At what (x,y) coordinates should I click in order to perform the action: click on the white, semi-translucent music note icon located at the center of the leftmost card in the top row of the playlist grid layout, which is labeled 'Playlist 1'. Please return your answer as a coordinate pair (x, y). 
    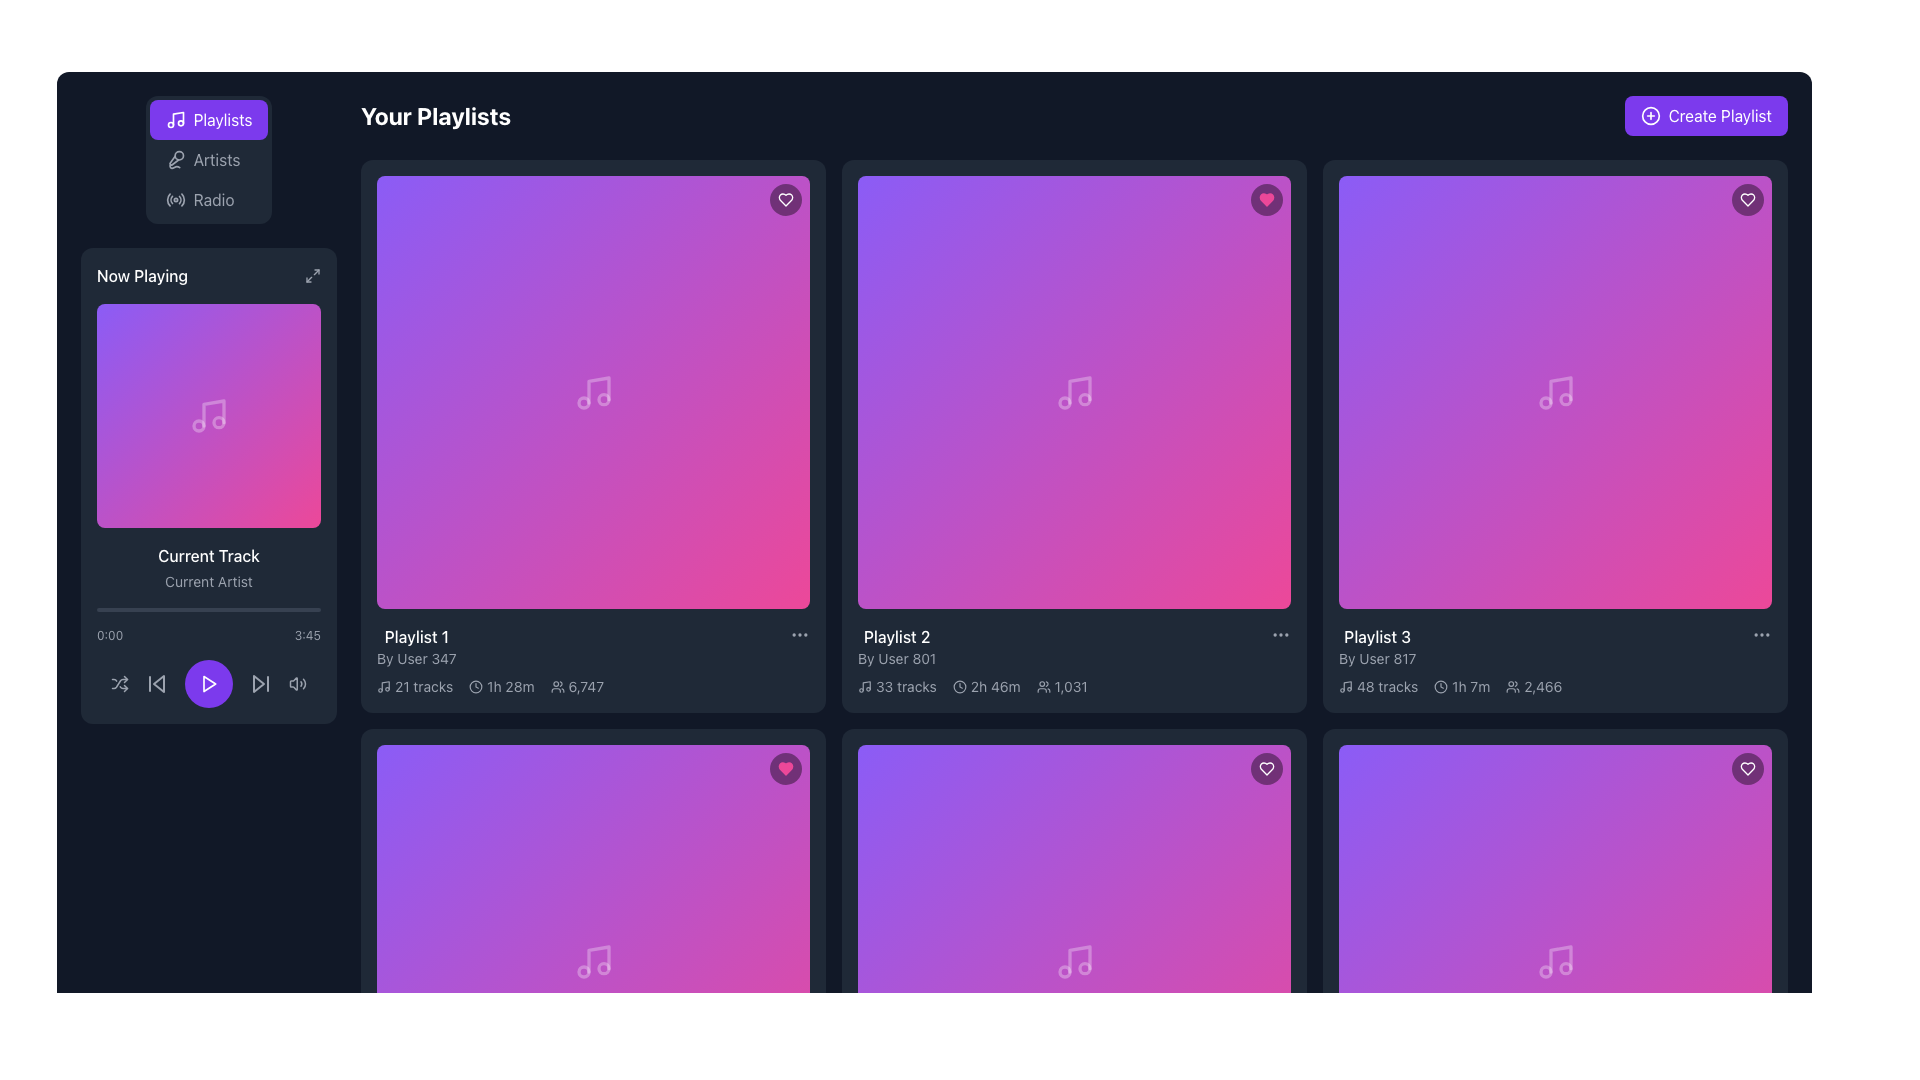
    Looking at the image, I should click on (592, 392).